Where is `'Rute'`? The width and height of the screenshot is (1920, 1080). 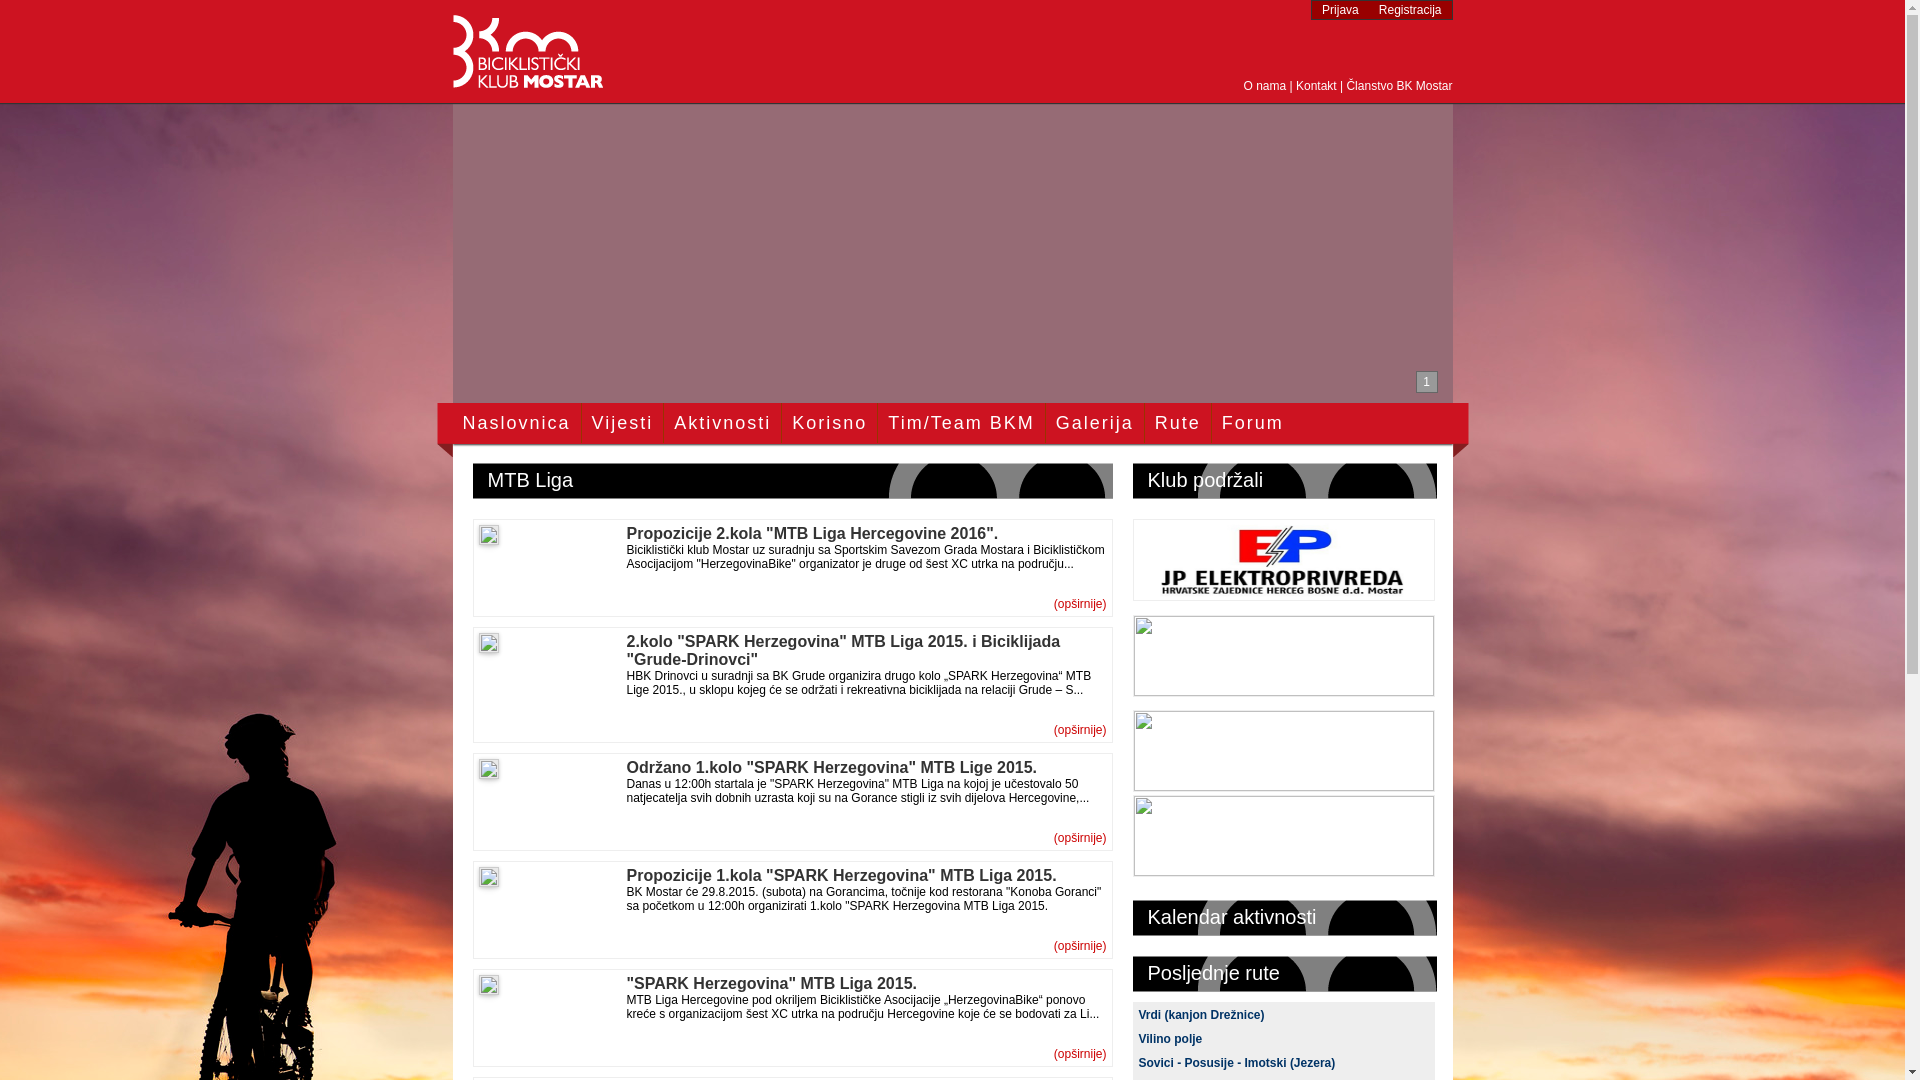
'Rute' is located at coordinates (1177, 422).